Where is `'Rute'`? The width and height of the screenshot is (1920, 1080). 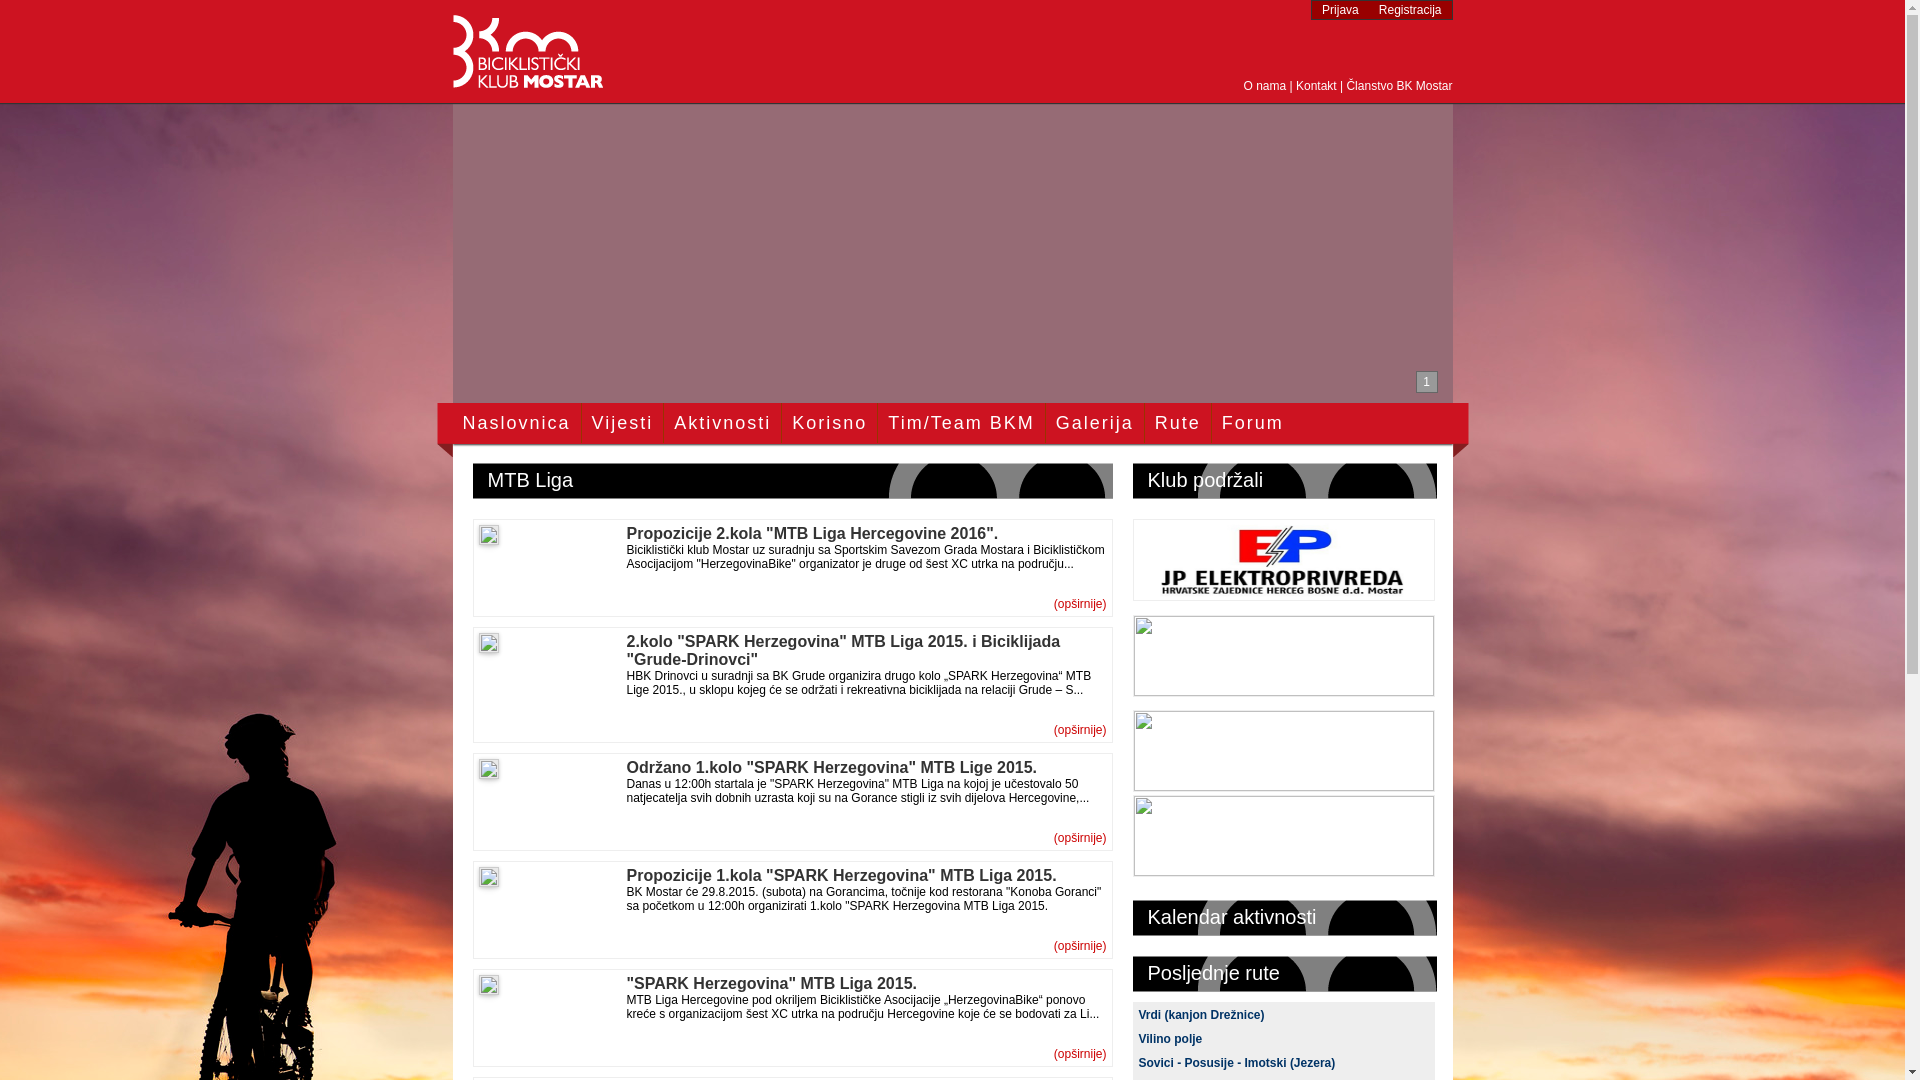
'Rute' is located at coordinates (1177, 422).